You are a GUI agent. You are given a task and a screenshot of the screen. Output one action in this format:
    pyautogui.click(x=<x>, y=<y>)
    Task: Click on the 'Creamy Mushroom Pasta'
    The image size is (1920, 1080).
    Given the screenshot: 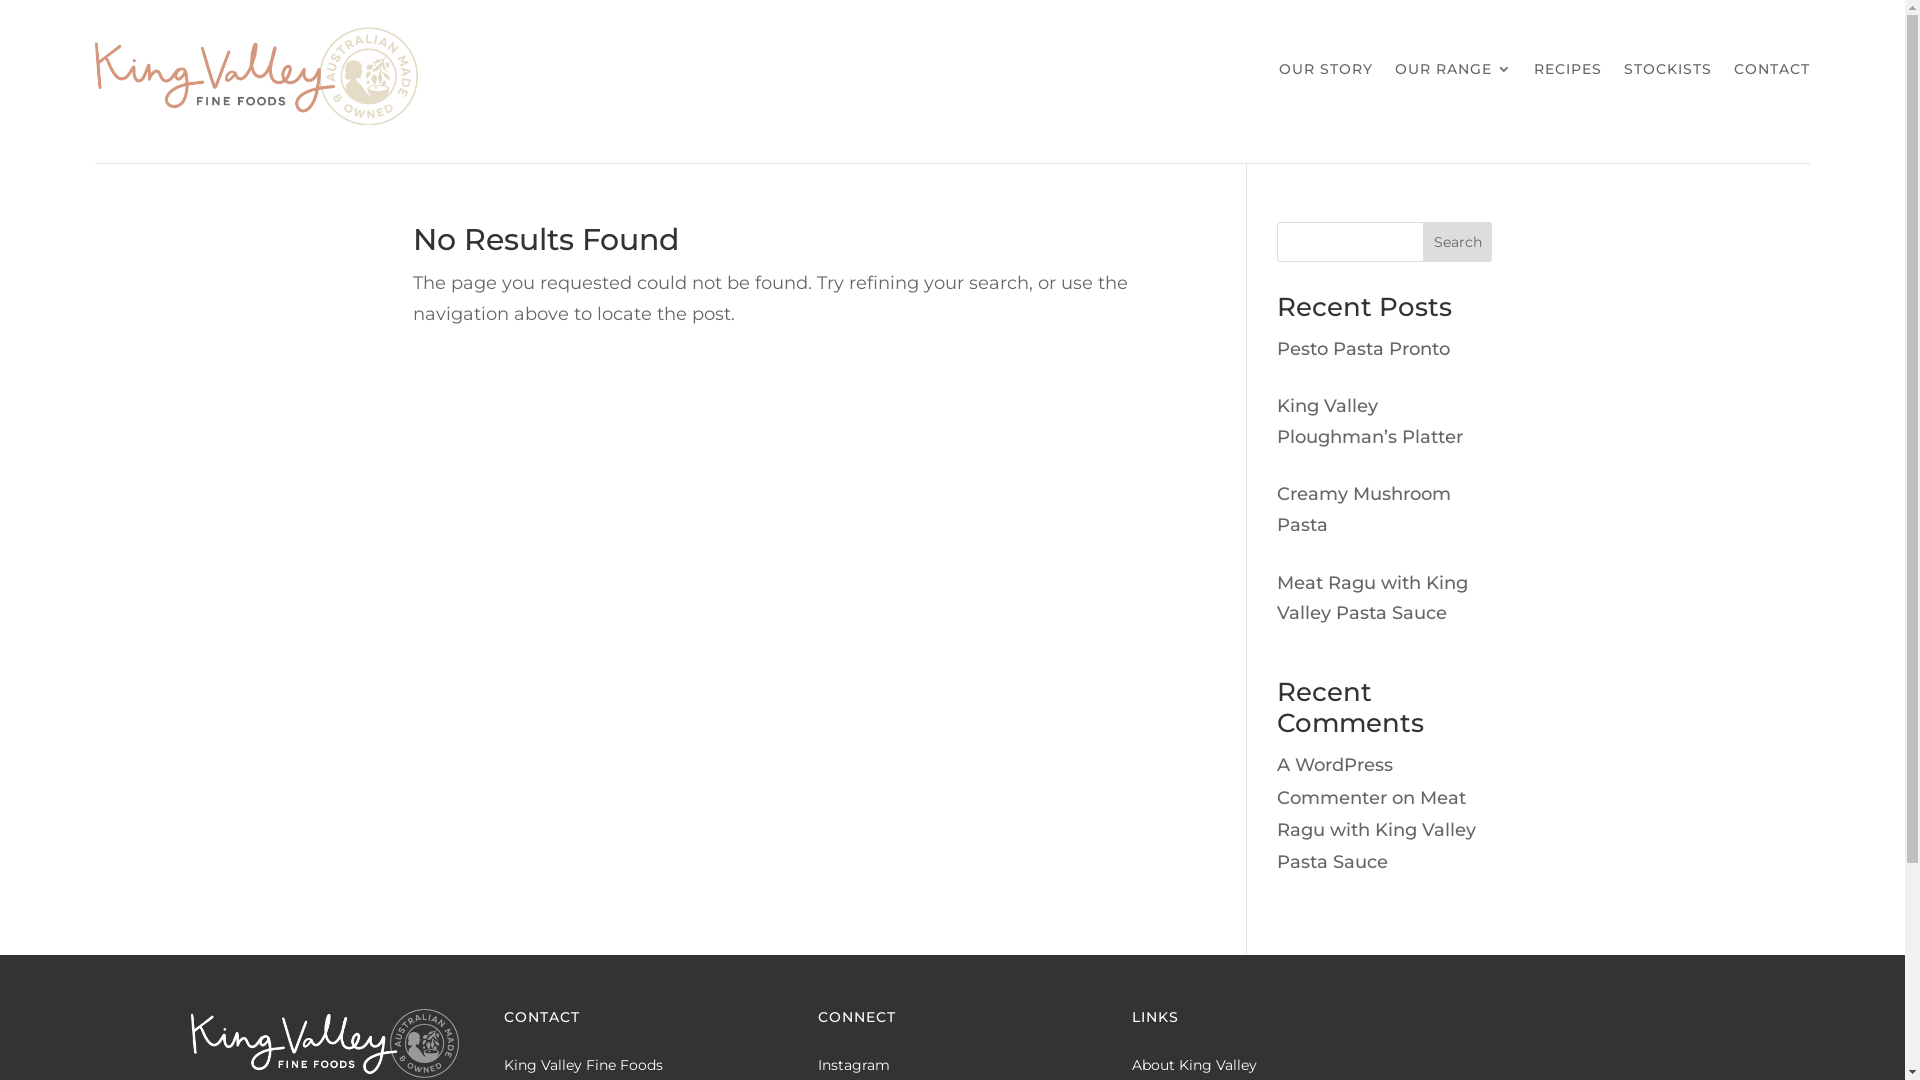 What is the action you would take?
    pyautogui.click(x=1362, y=508)
    